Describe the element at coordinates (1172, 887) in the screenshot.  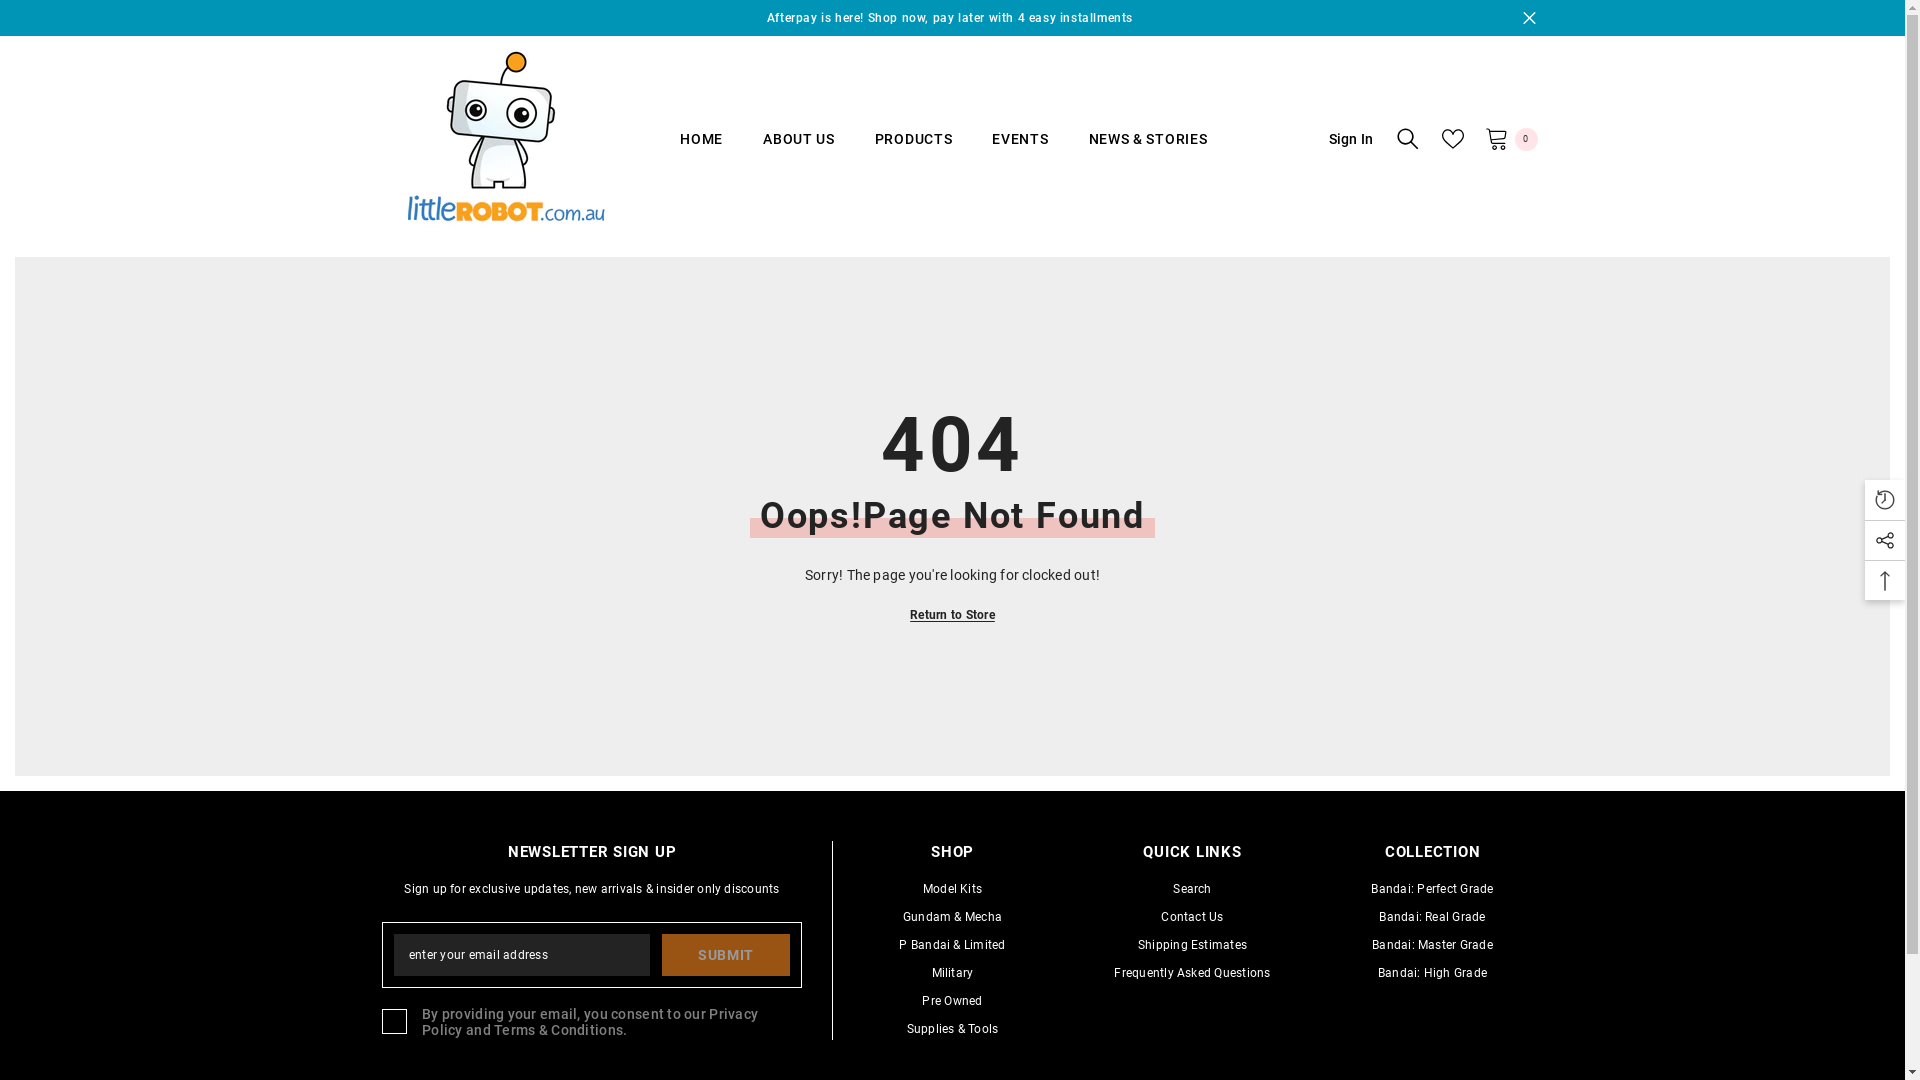
I see `'Search'` at that location.